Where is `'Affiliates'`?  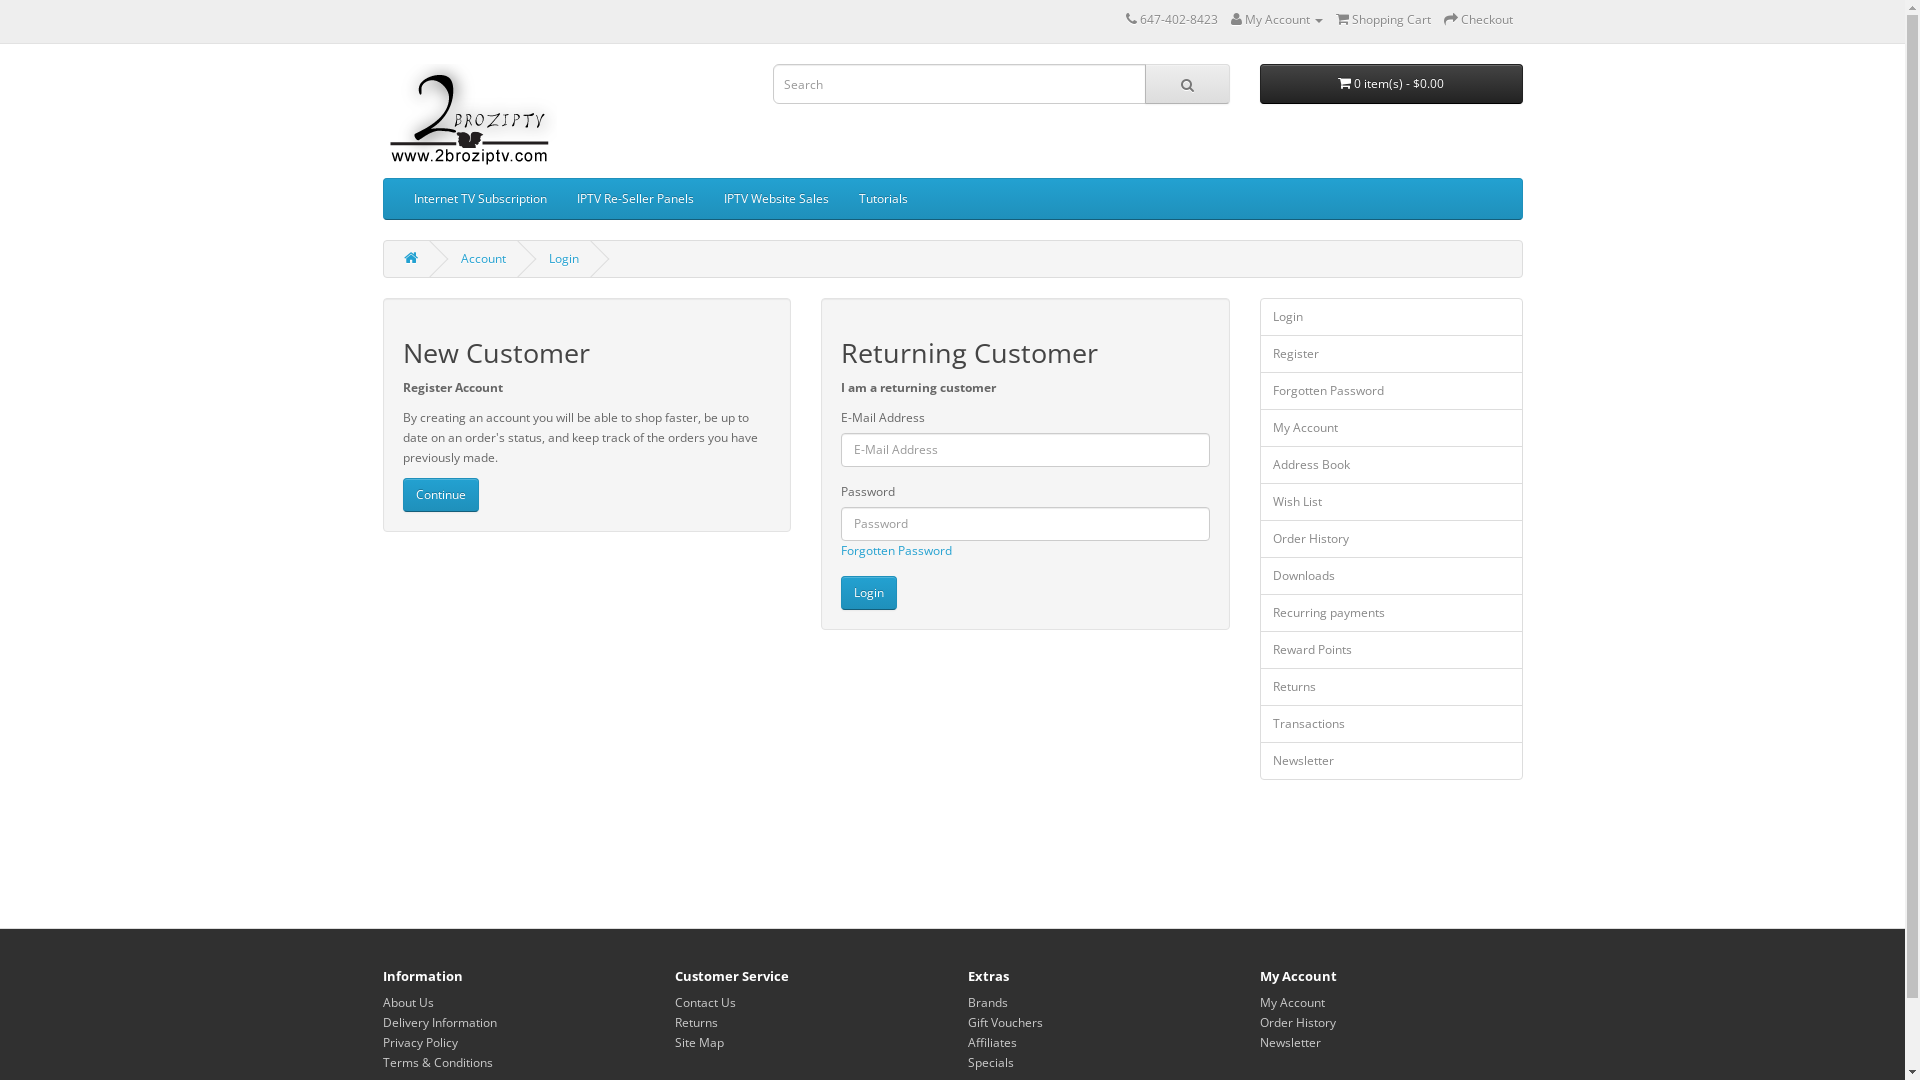
'Affiliates' is located at coordinates (968, 1041).